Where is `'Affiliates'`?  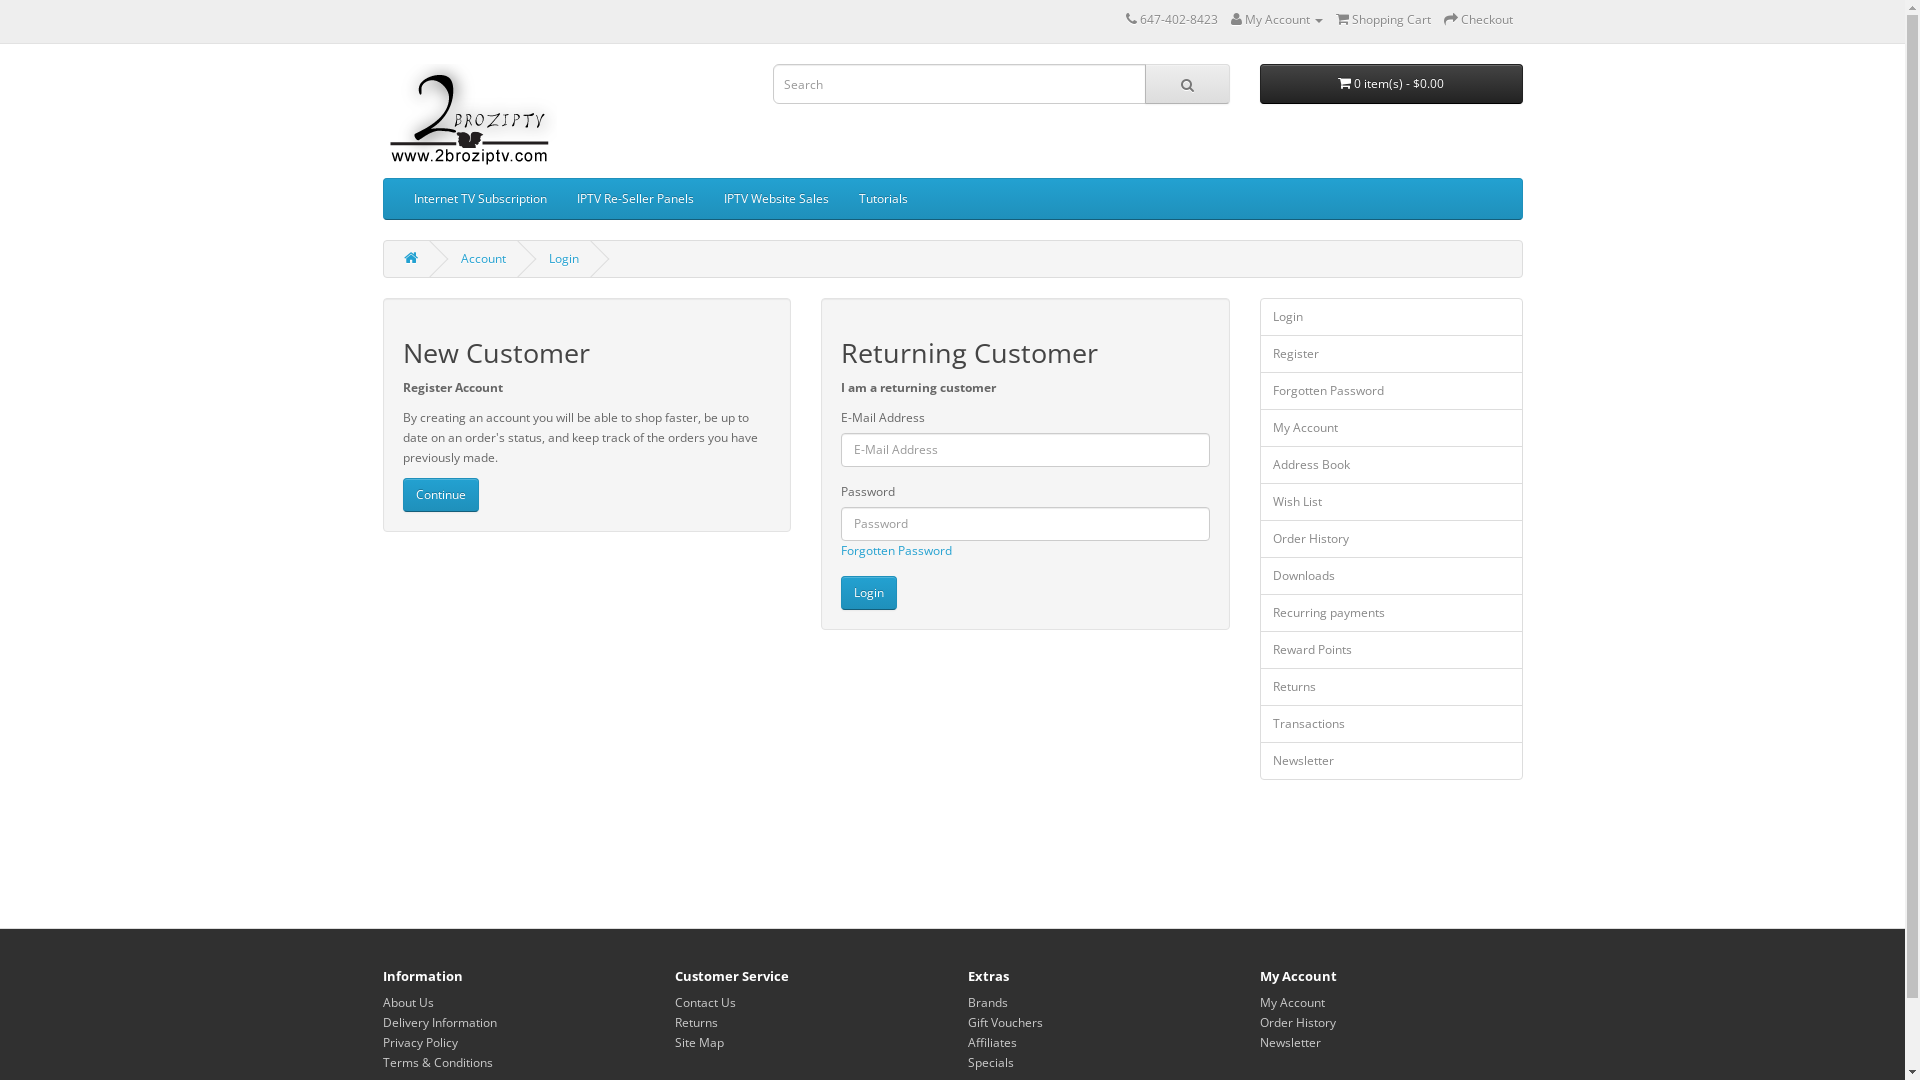
'Affiliates' is located at coordinates (968, 1041).